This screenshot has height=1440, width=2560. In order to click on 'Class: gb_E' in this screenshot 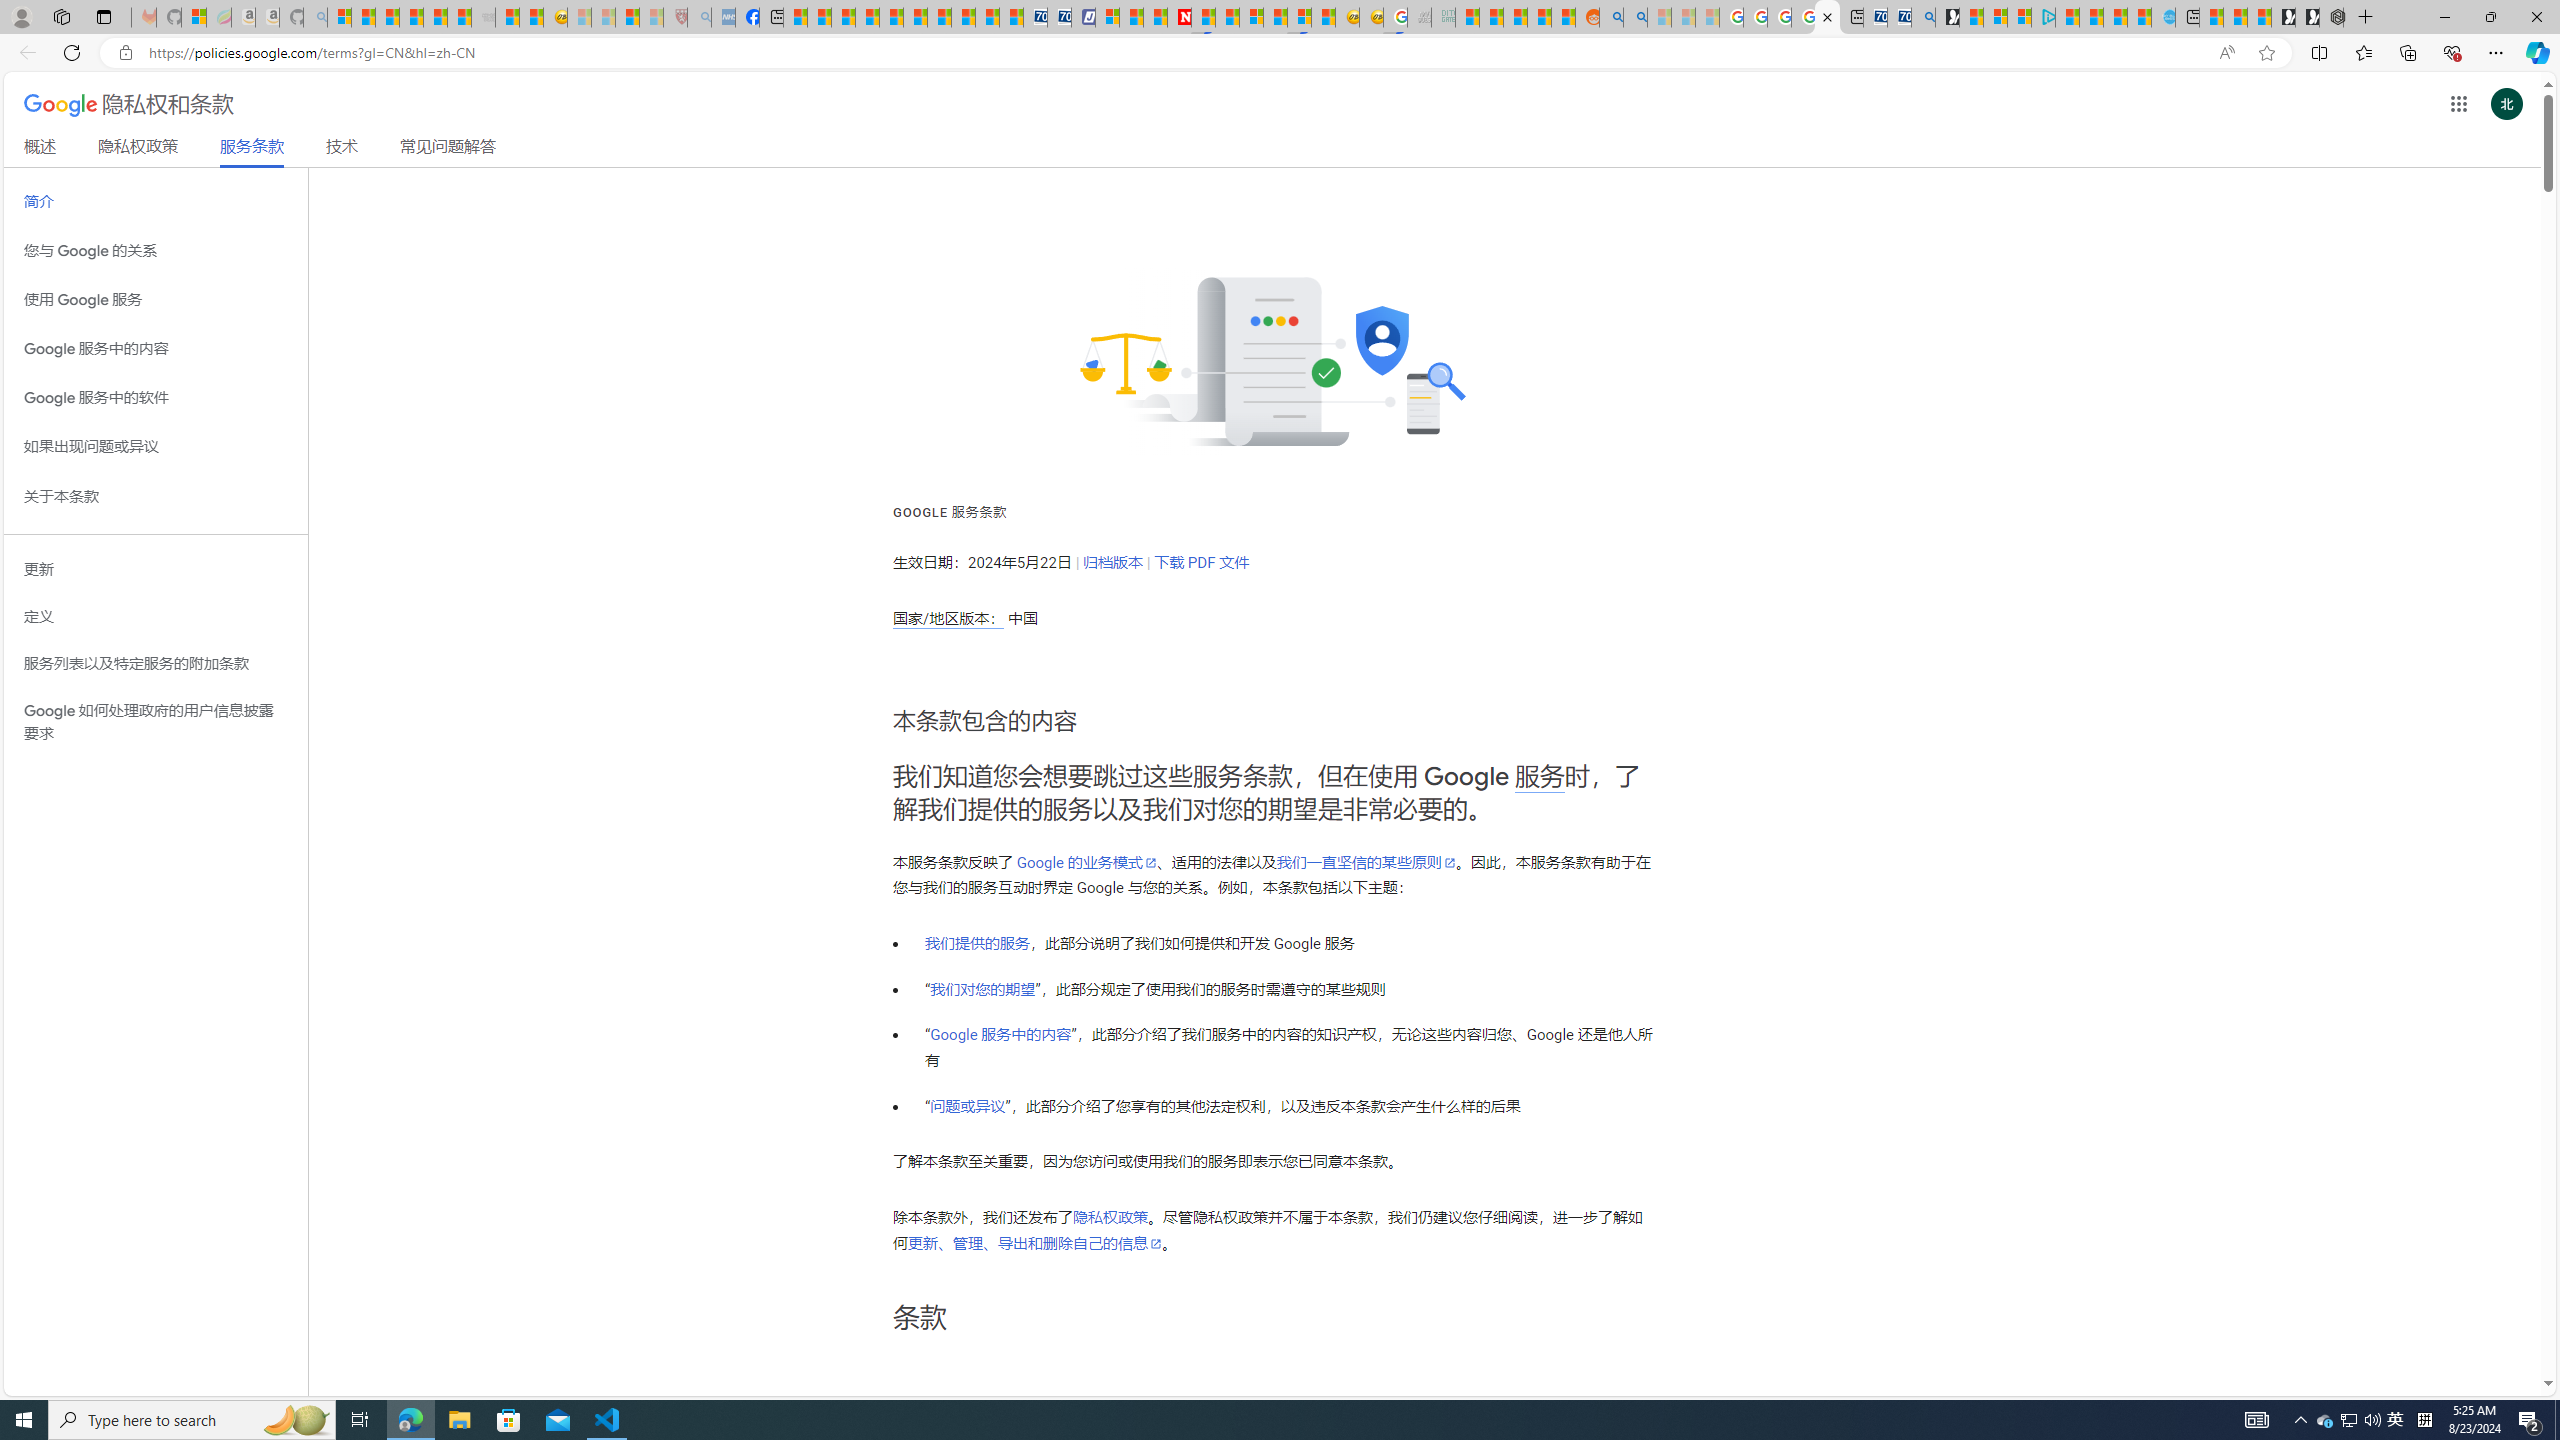, I will do `click(2458, 103)`.